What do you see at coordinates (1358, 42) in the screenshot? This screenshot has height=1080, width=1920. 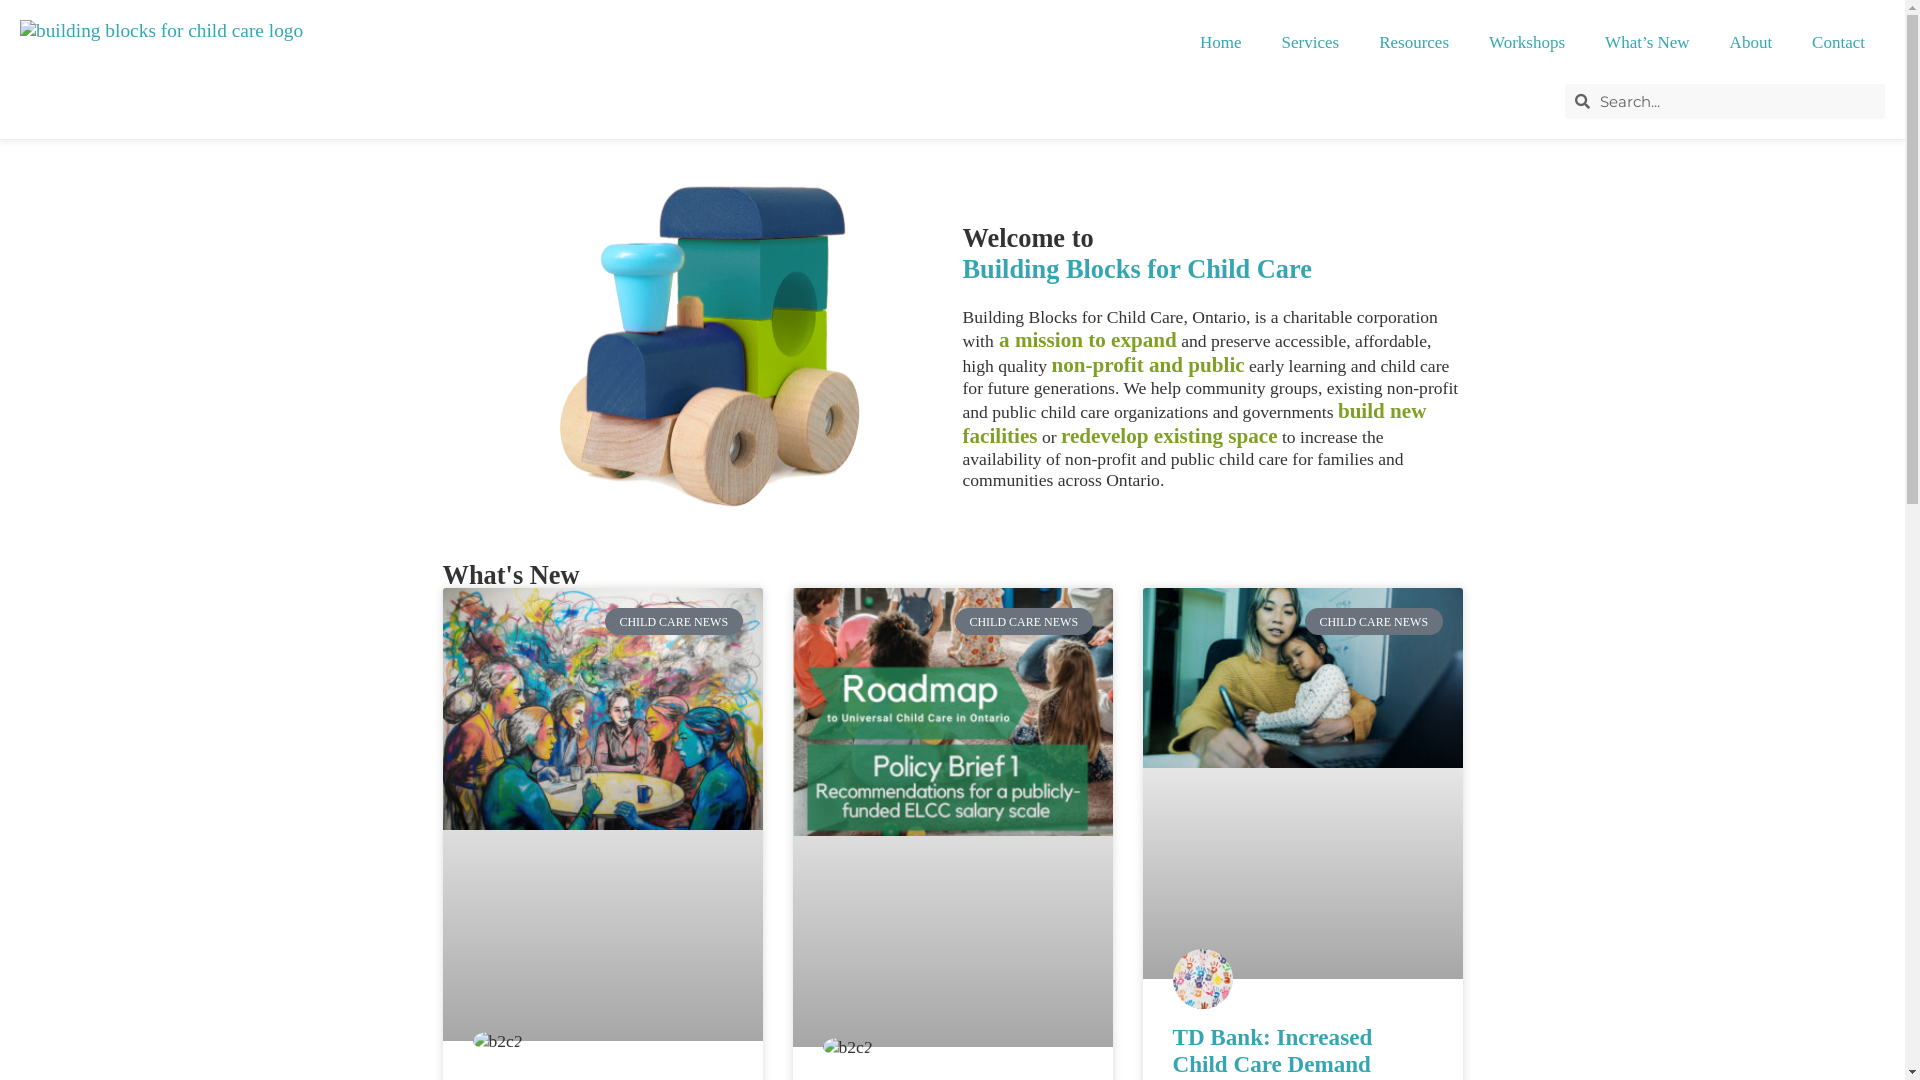 I see `'Resources'` at bounding box center [1358, 42].